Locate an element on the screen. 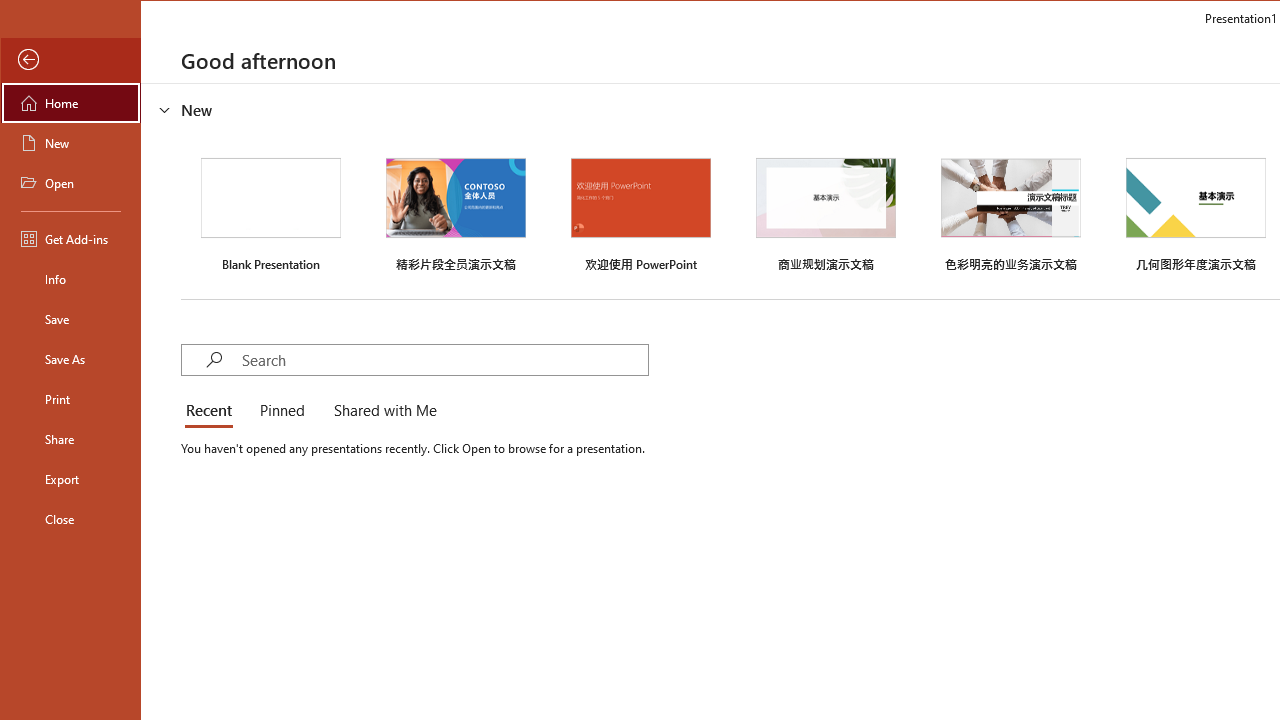  'Hide or show region' is located at coordinates (165, 109).